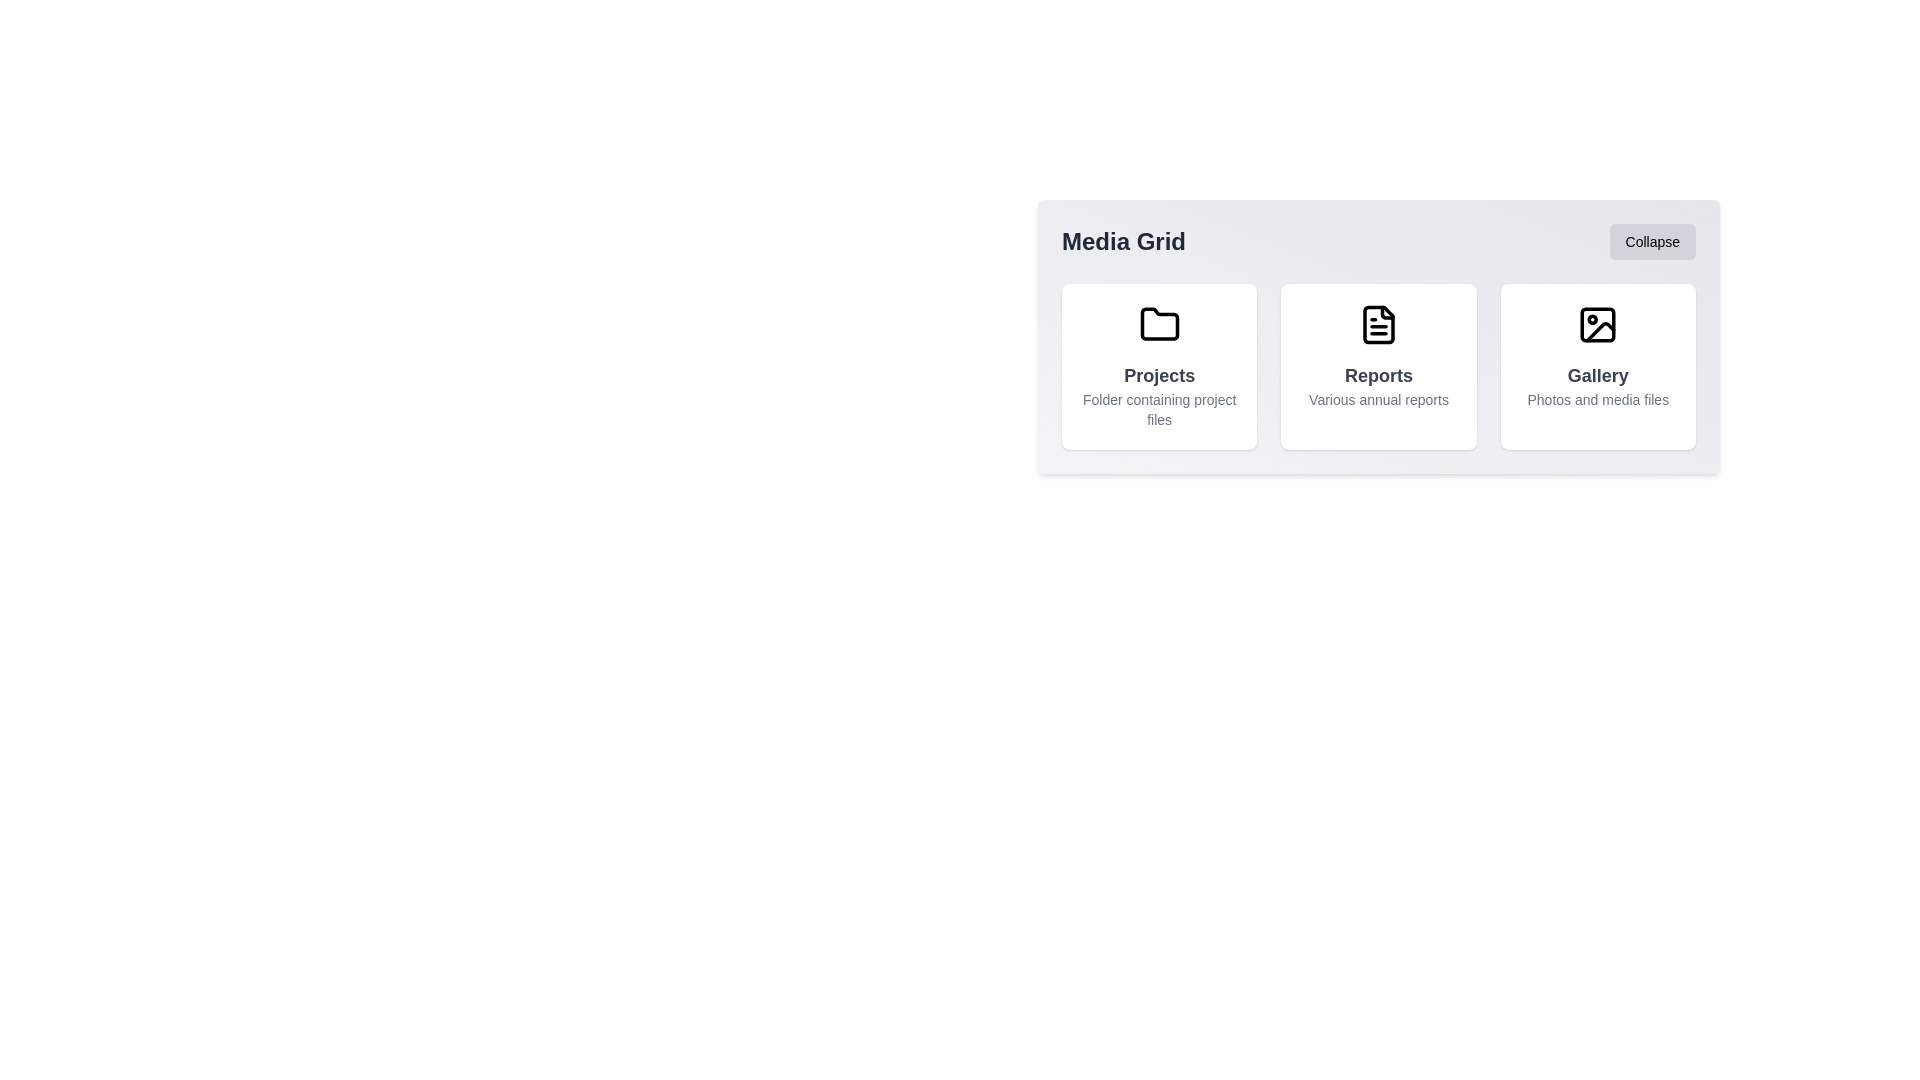  I want to click on 'Collapse' button to toggle the visibility of the grid, so click(1651, 241).